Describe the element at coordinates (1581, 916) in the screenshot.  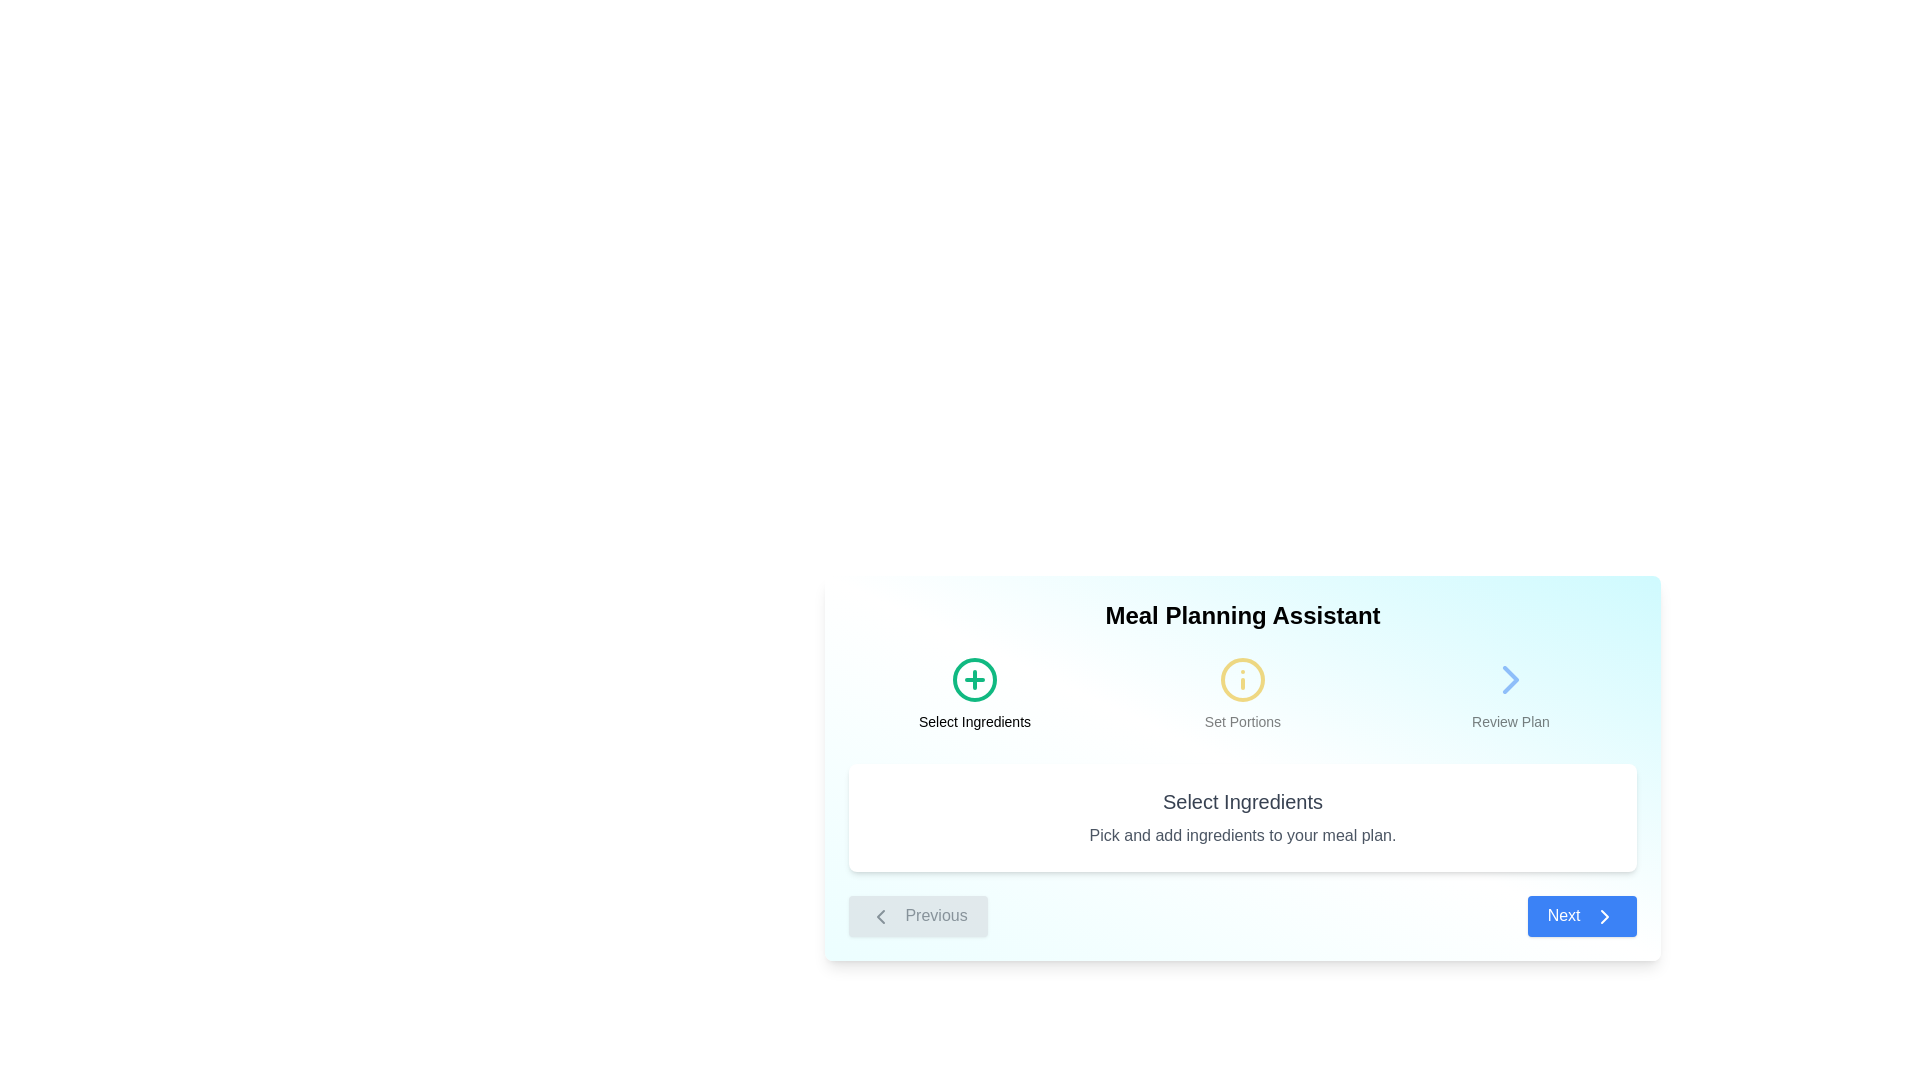
I see `the 'Next' button with a blue background and white text` at that location.